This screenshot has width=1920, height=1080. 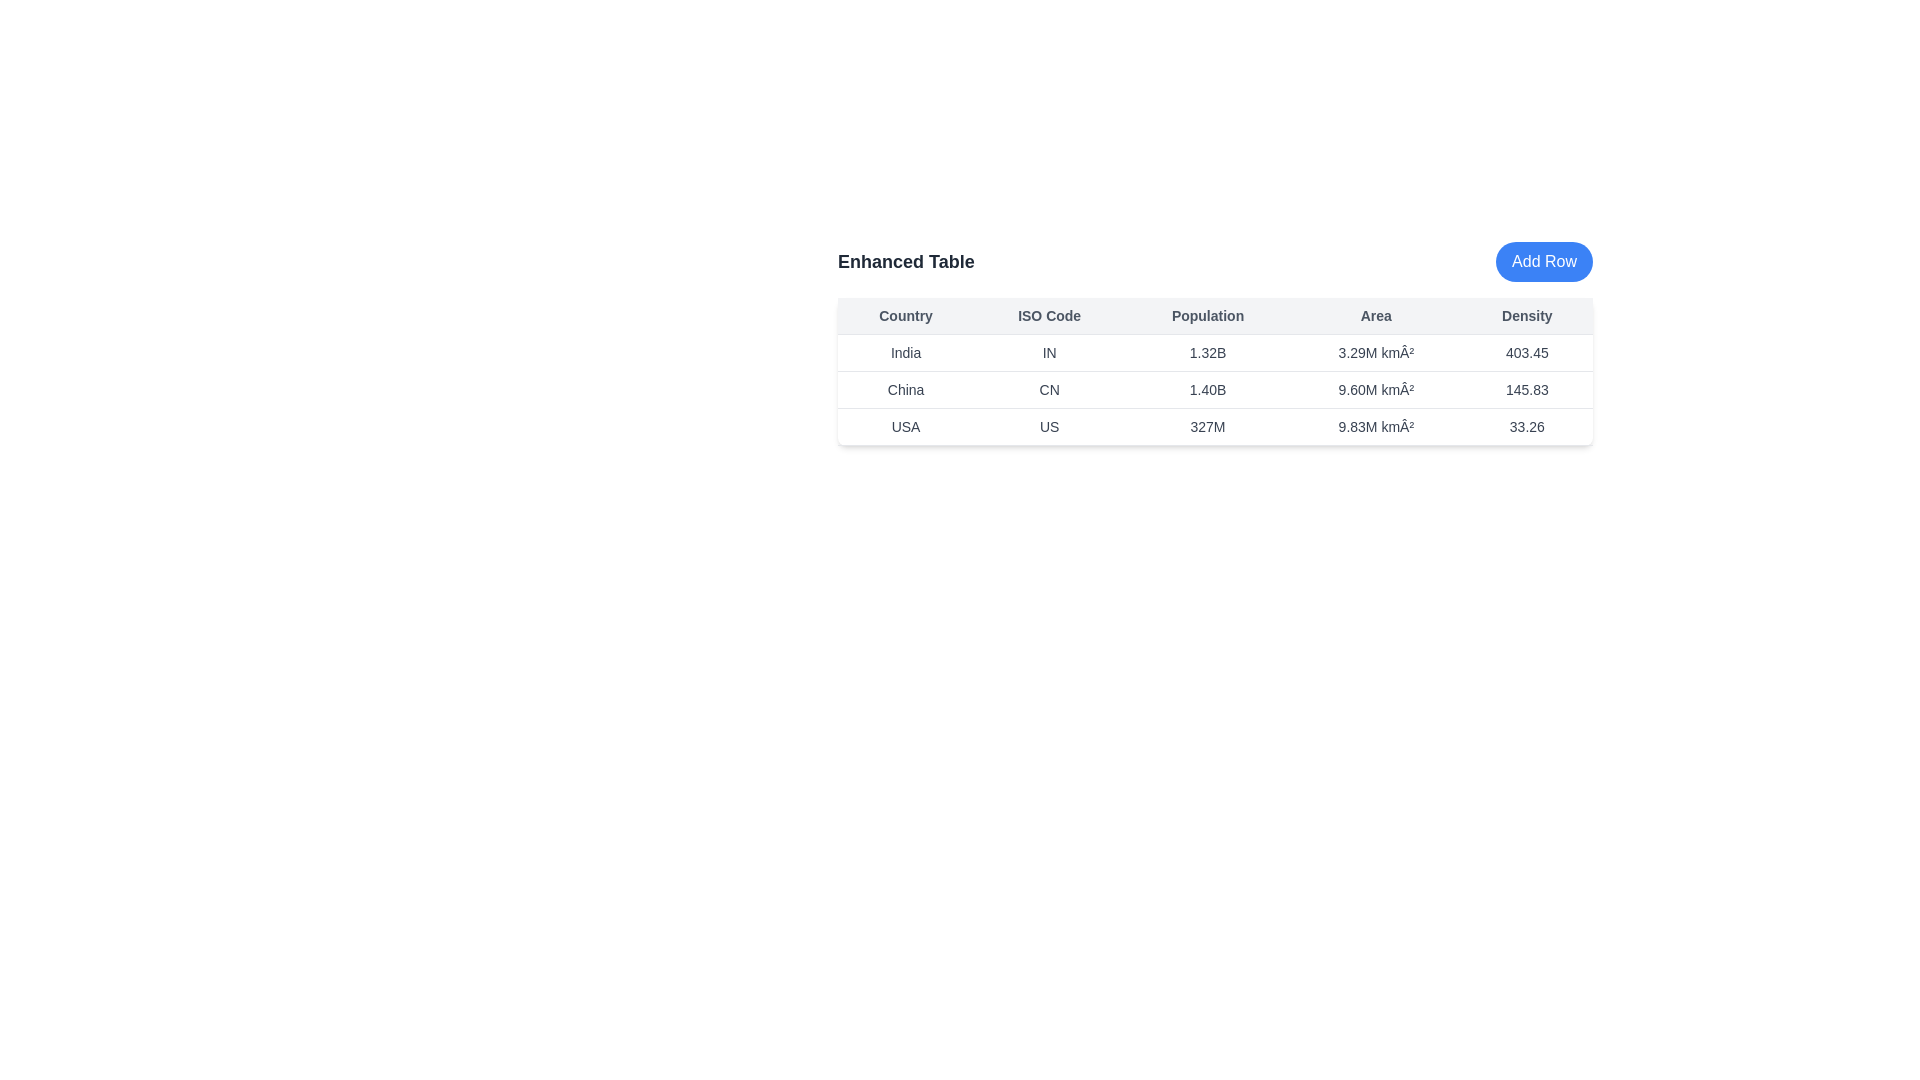 What do you see at coordinates (905, 315) in the screenshot?
I see `the 'Country' column header in the table, which is the first header to the left of the 'ISO Code' header` at bounding box center [905, 315].